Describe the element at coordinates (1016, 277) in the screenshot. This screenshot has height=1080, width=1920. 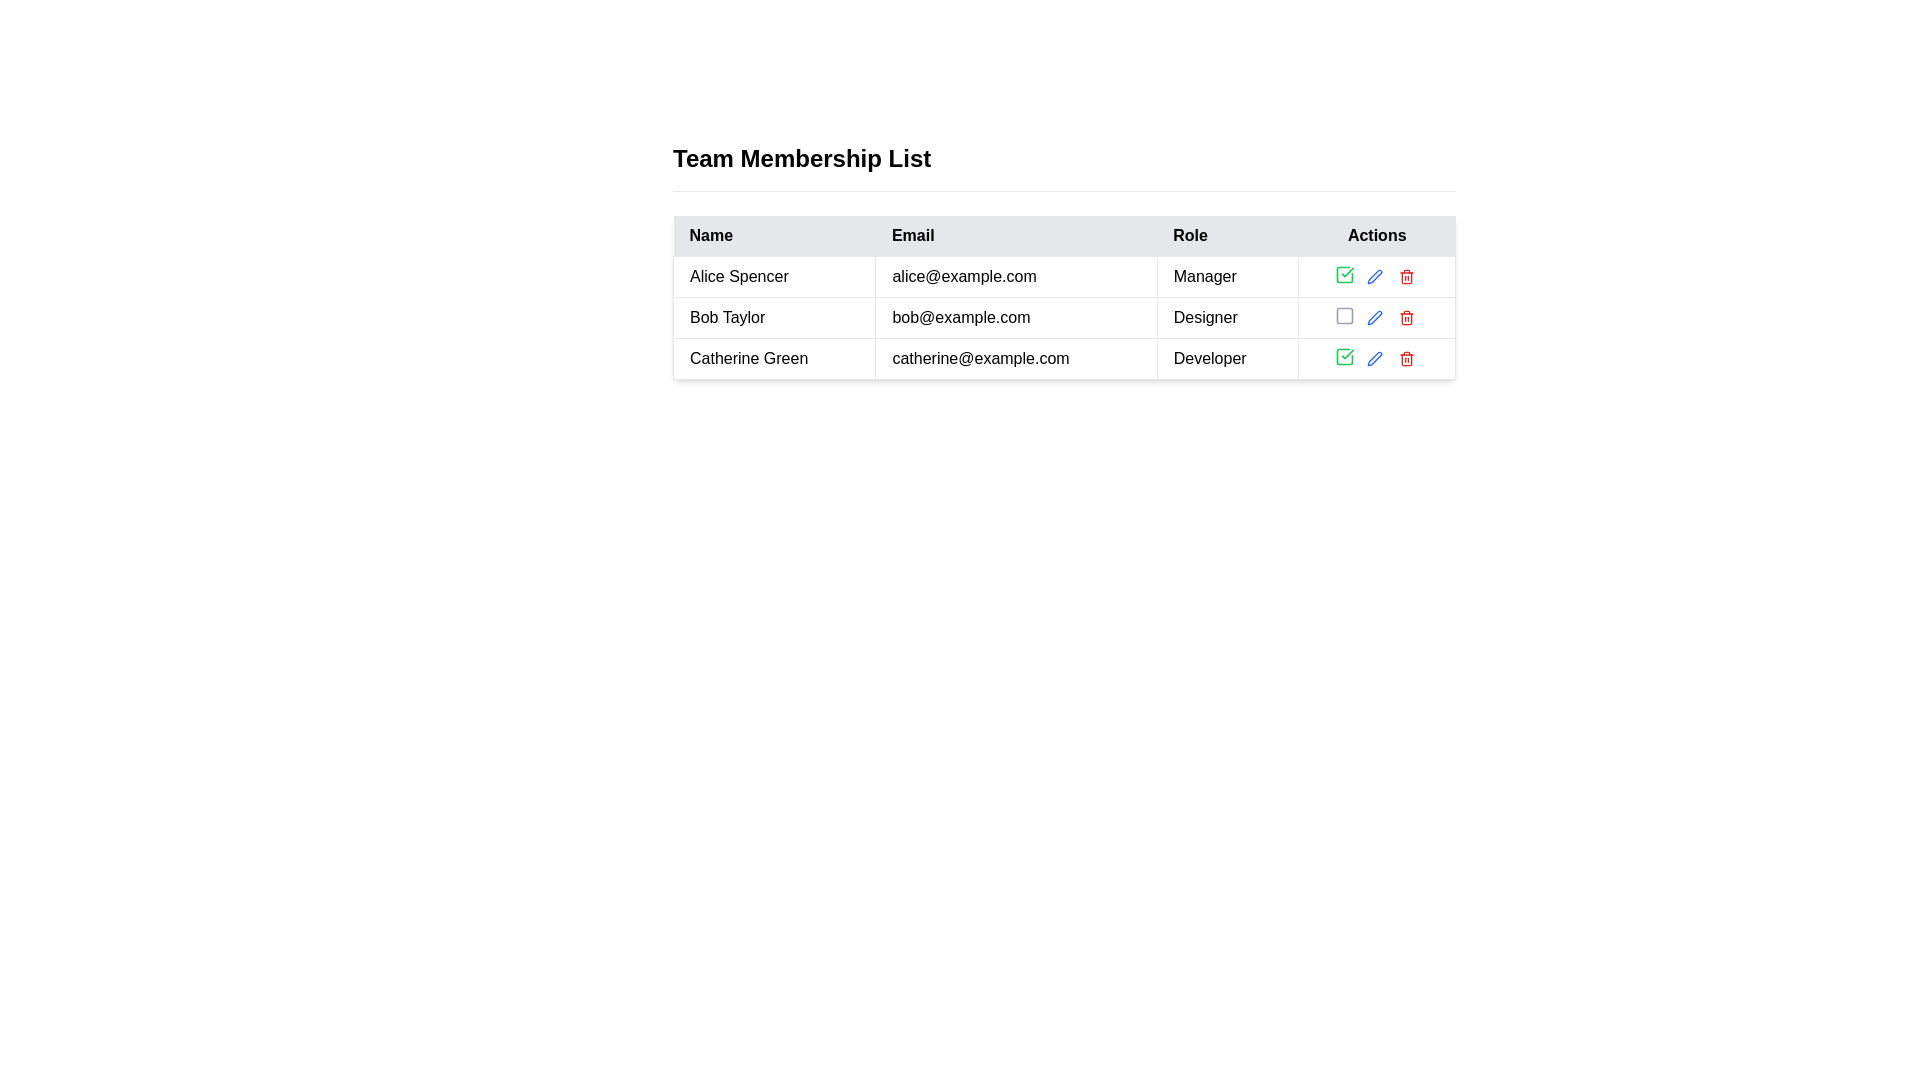
I see `the static text displaying the email address of team member Alice Spencer, located in the second cell of the first row under the 'Email' column` at that location.